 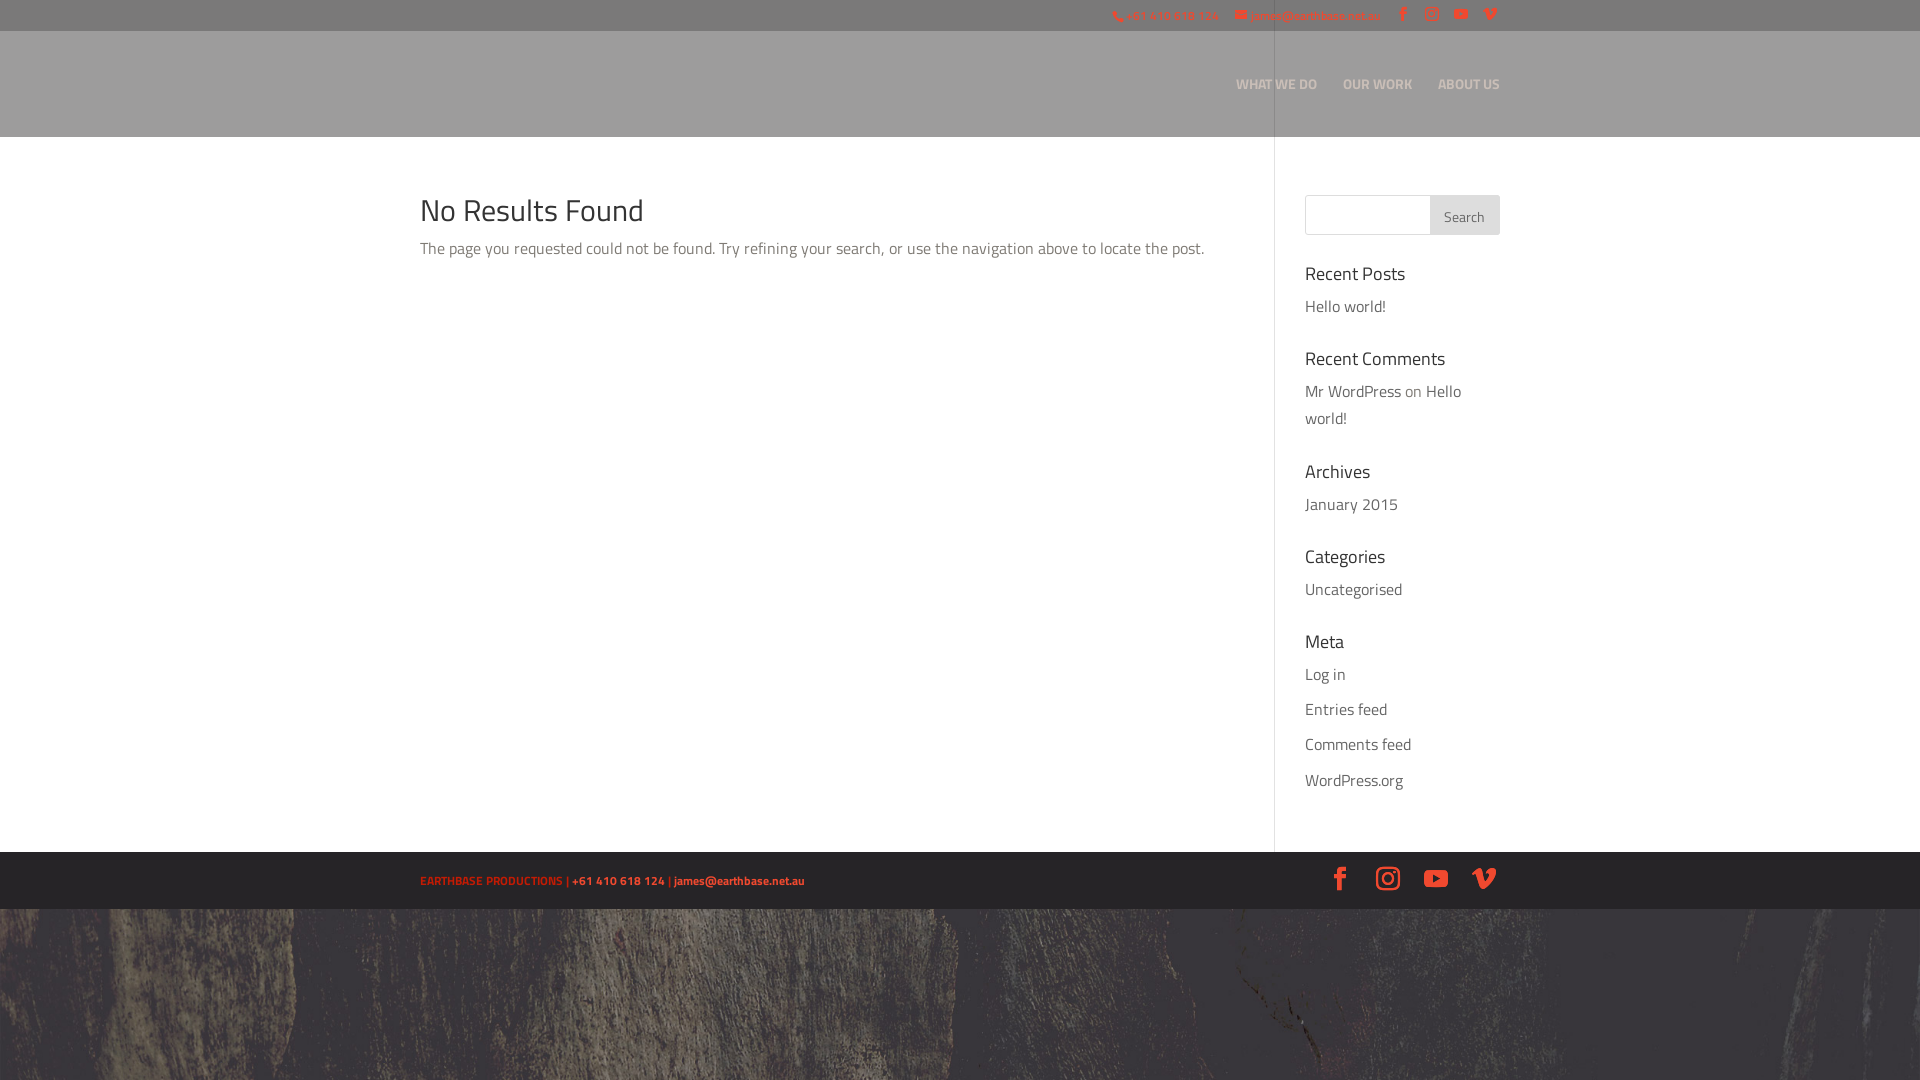 I want to click on 'Log in', so click(x=1305, y=674).